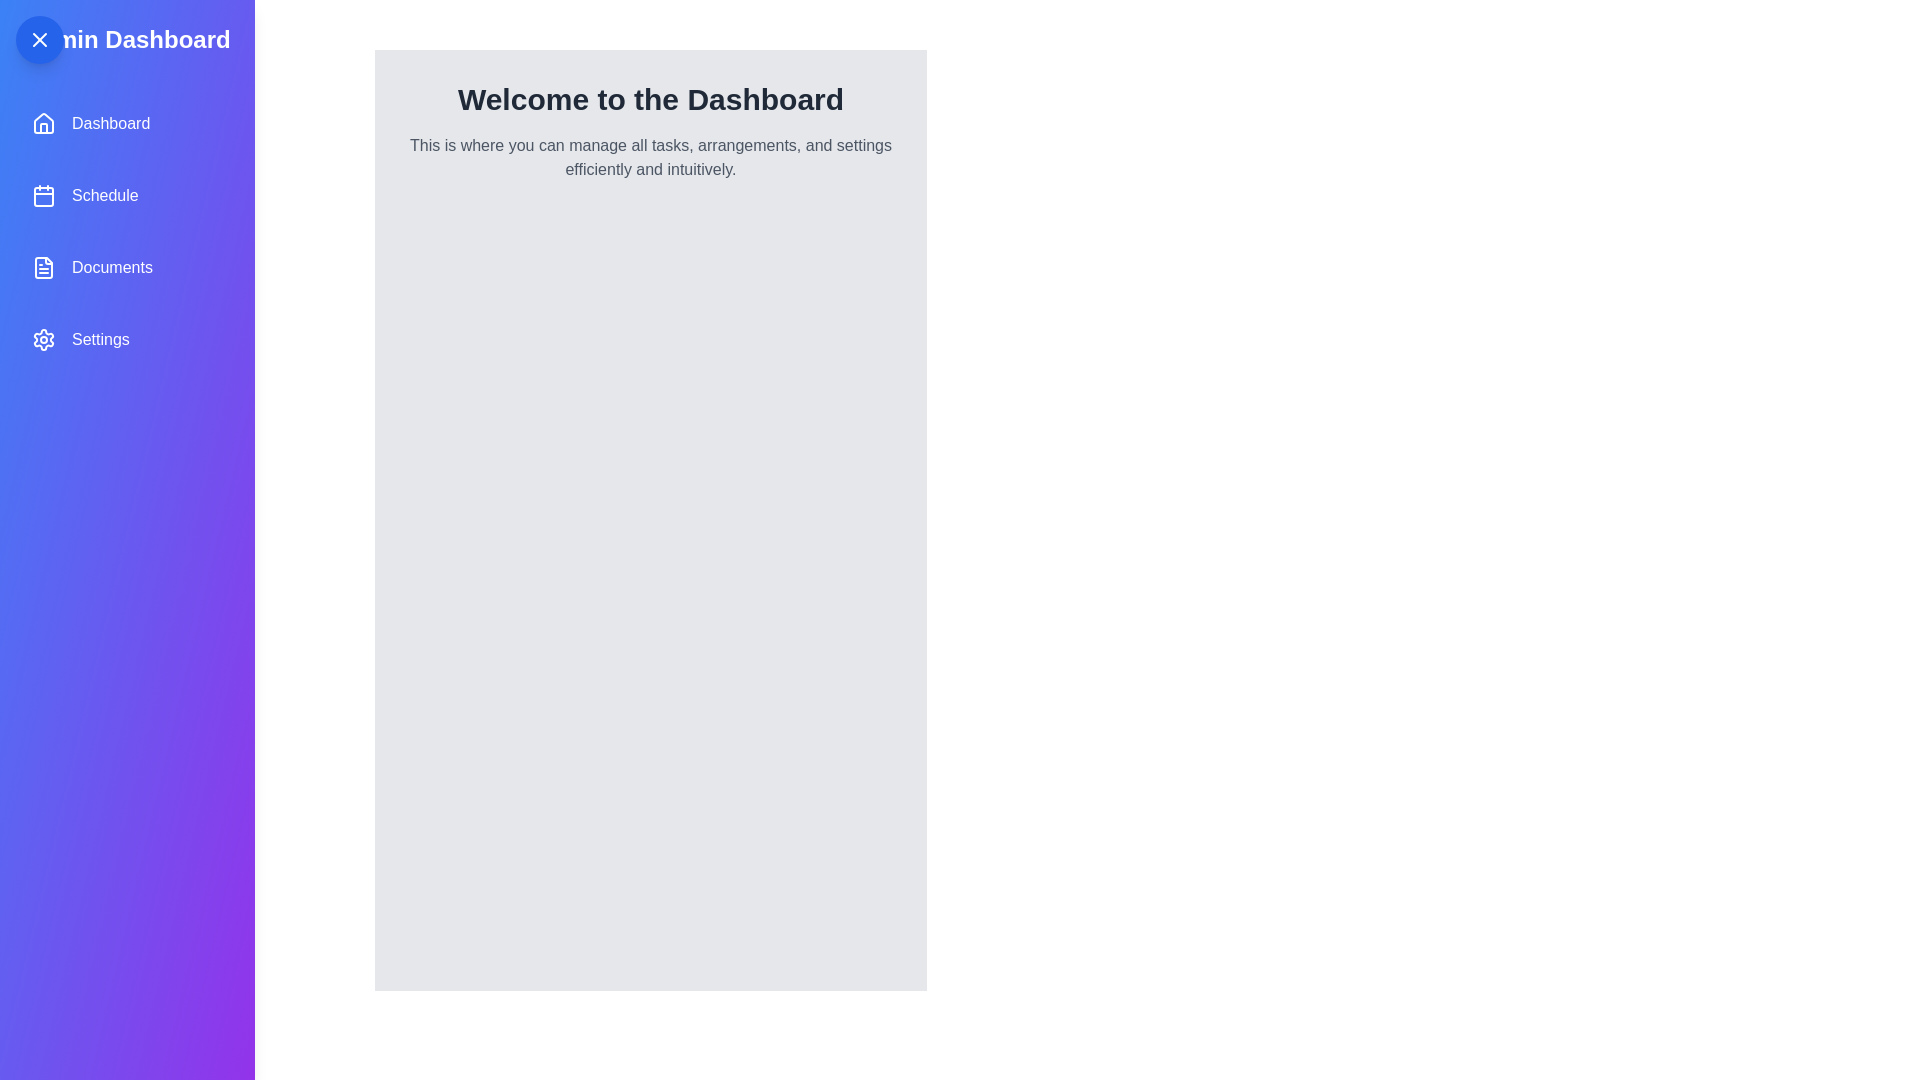 This screenshot has height=1080, width=1920. I want to click on the sidebar menu item labeled Dashboard, so click(125, 123).